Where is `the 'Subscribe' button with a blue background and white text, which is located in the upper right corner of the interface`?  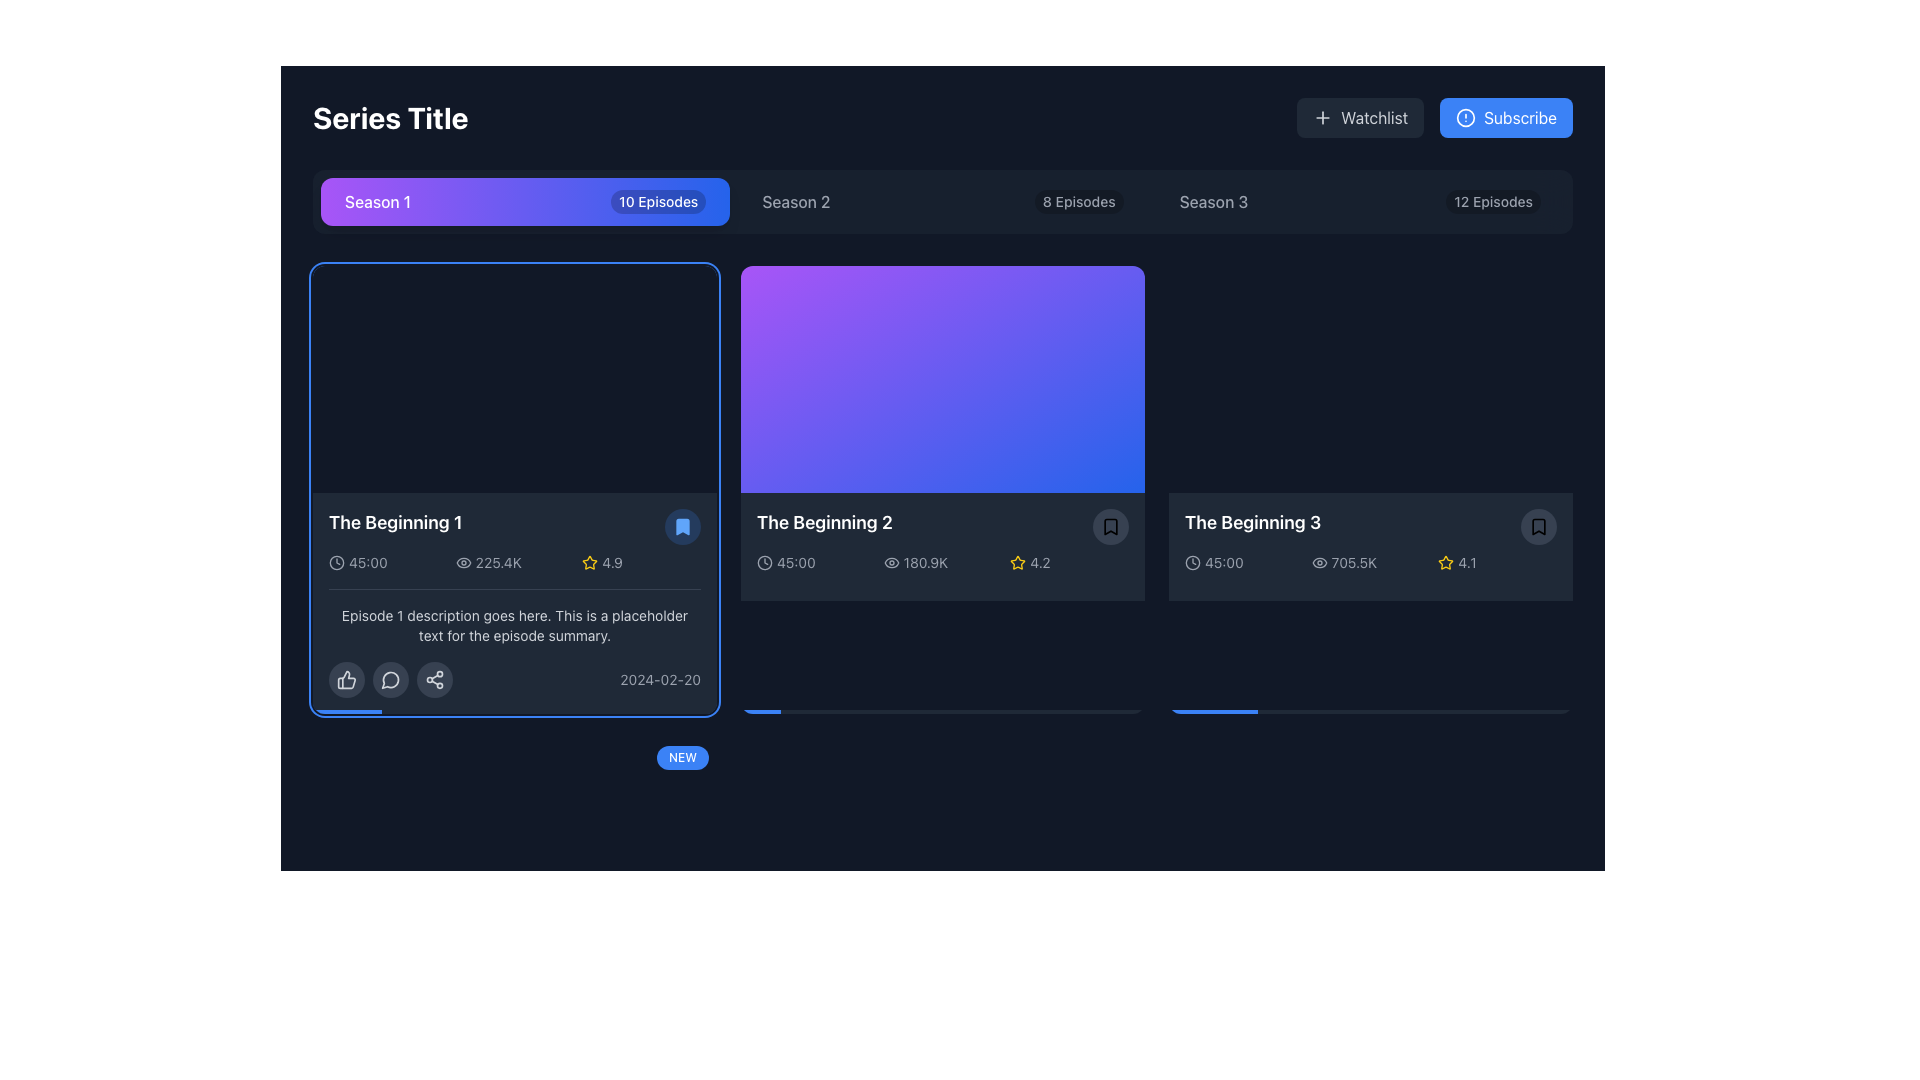
the 'Subscribe' button with a blue background and white text, which is located in the upper right corner of the interface is located at coordinates (1506, 118).